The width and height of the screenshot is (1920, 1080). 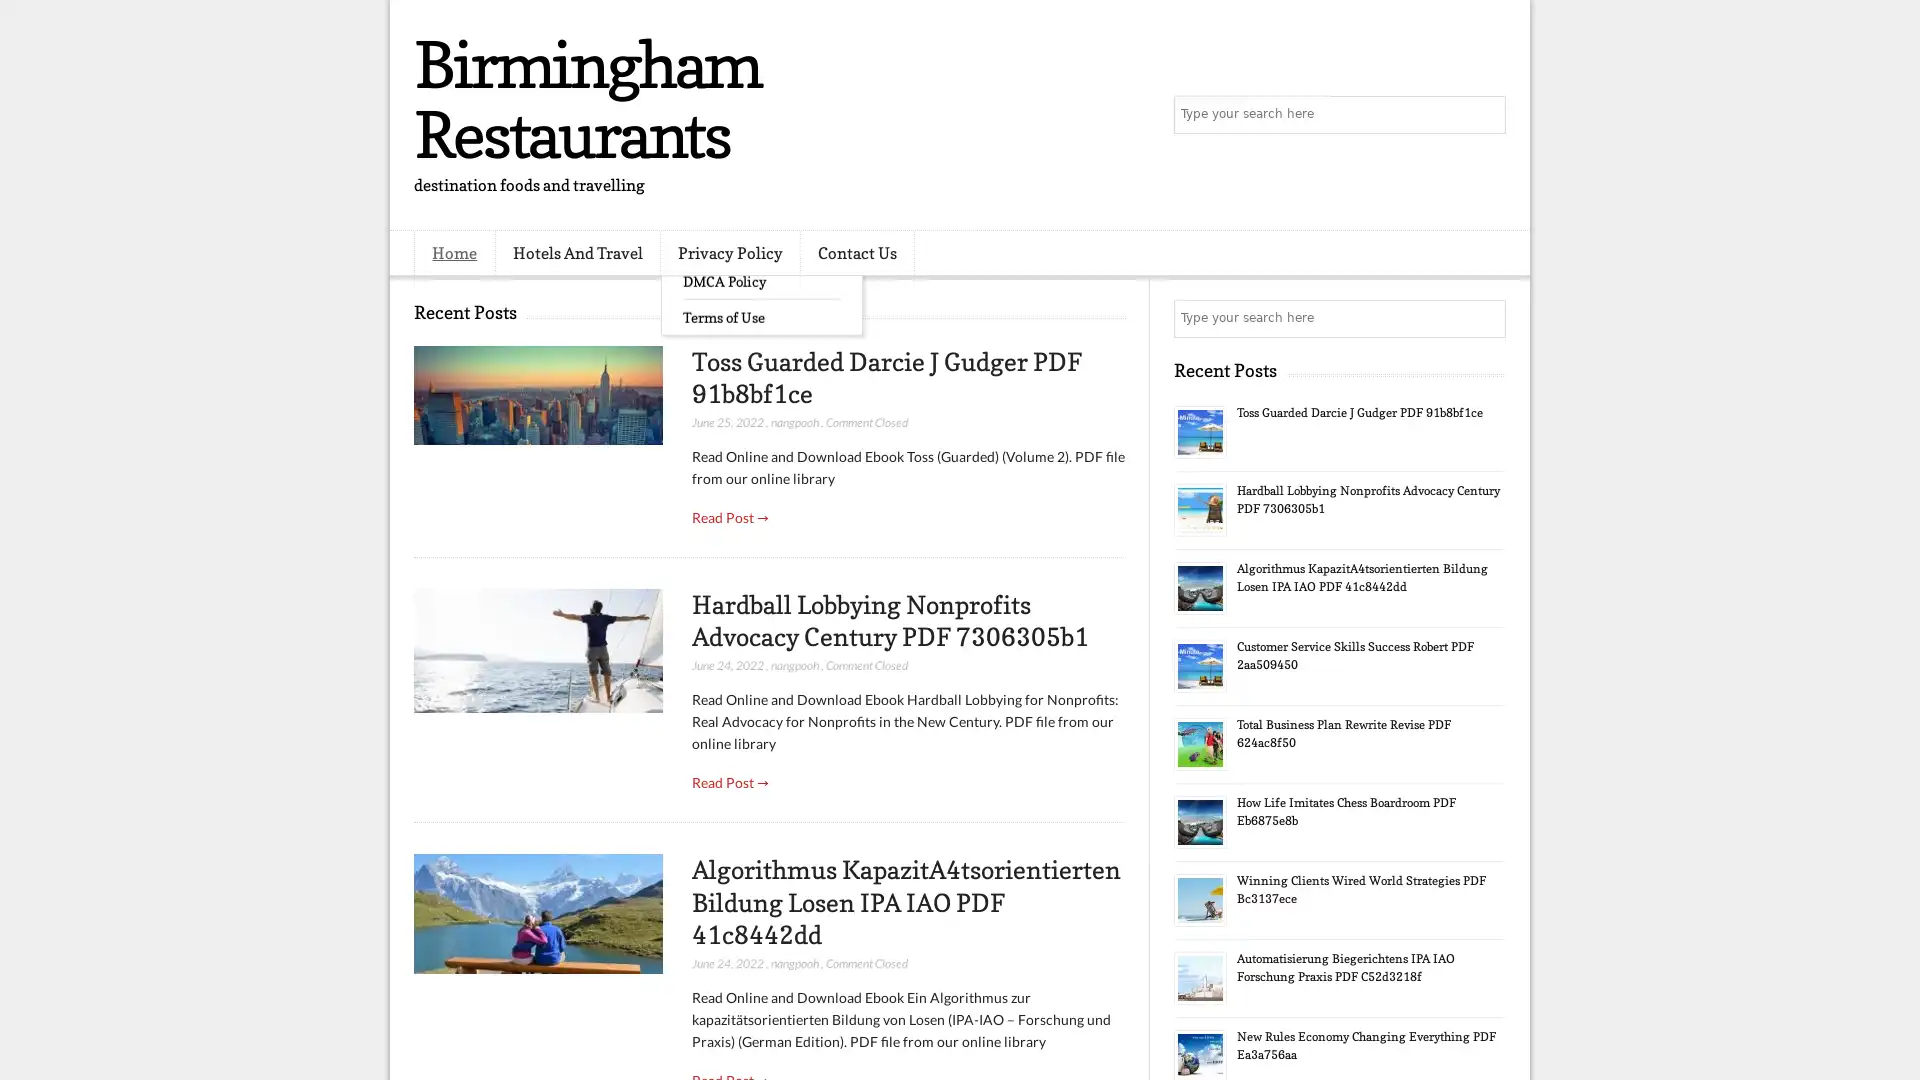 I want to click on Search, so click(x=1485, y=115).